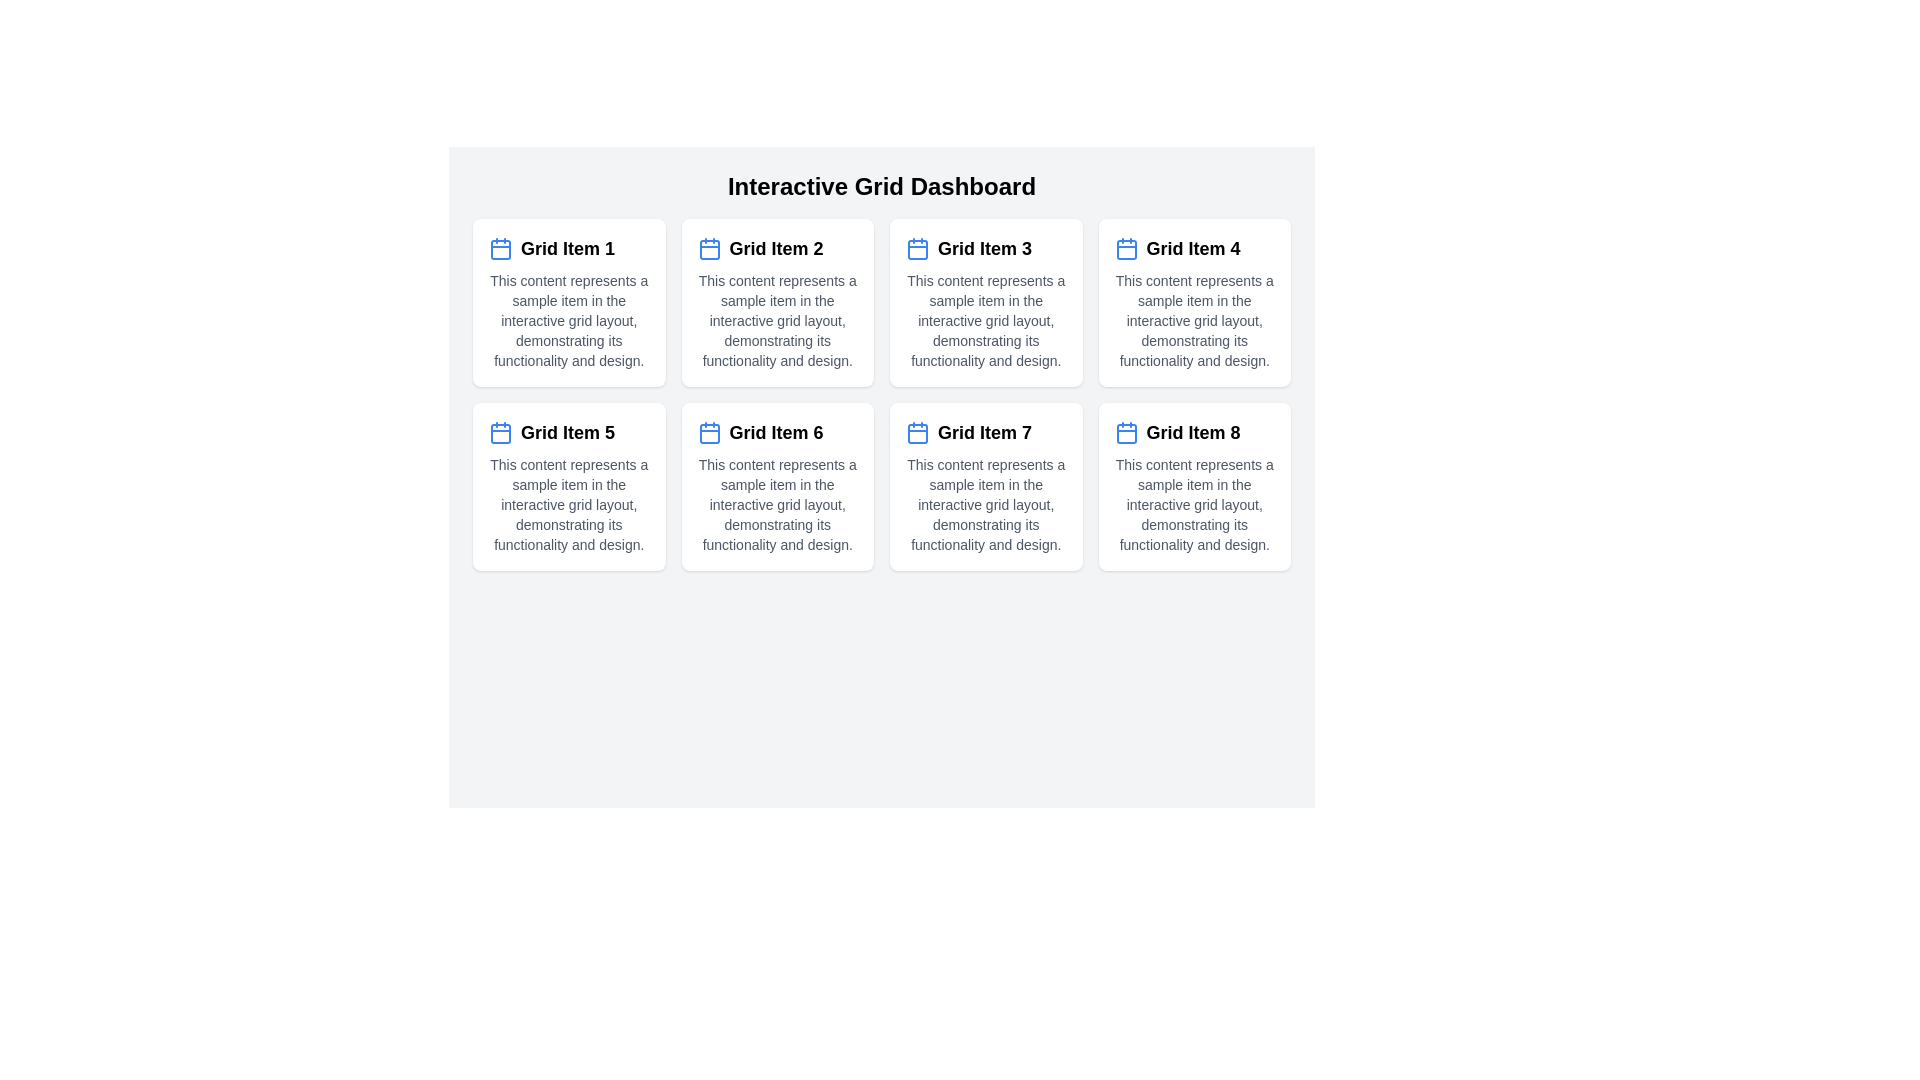  Describe the element at coordinates (916, 433) in the screenshot. I see `the decorative graphic element representing part of the calendar icon located in 'Grid Item 7', fourth row, centered within the icon area` at that location.